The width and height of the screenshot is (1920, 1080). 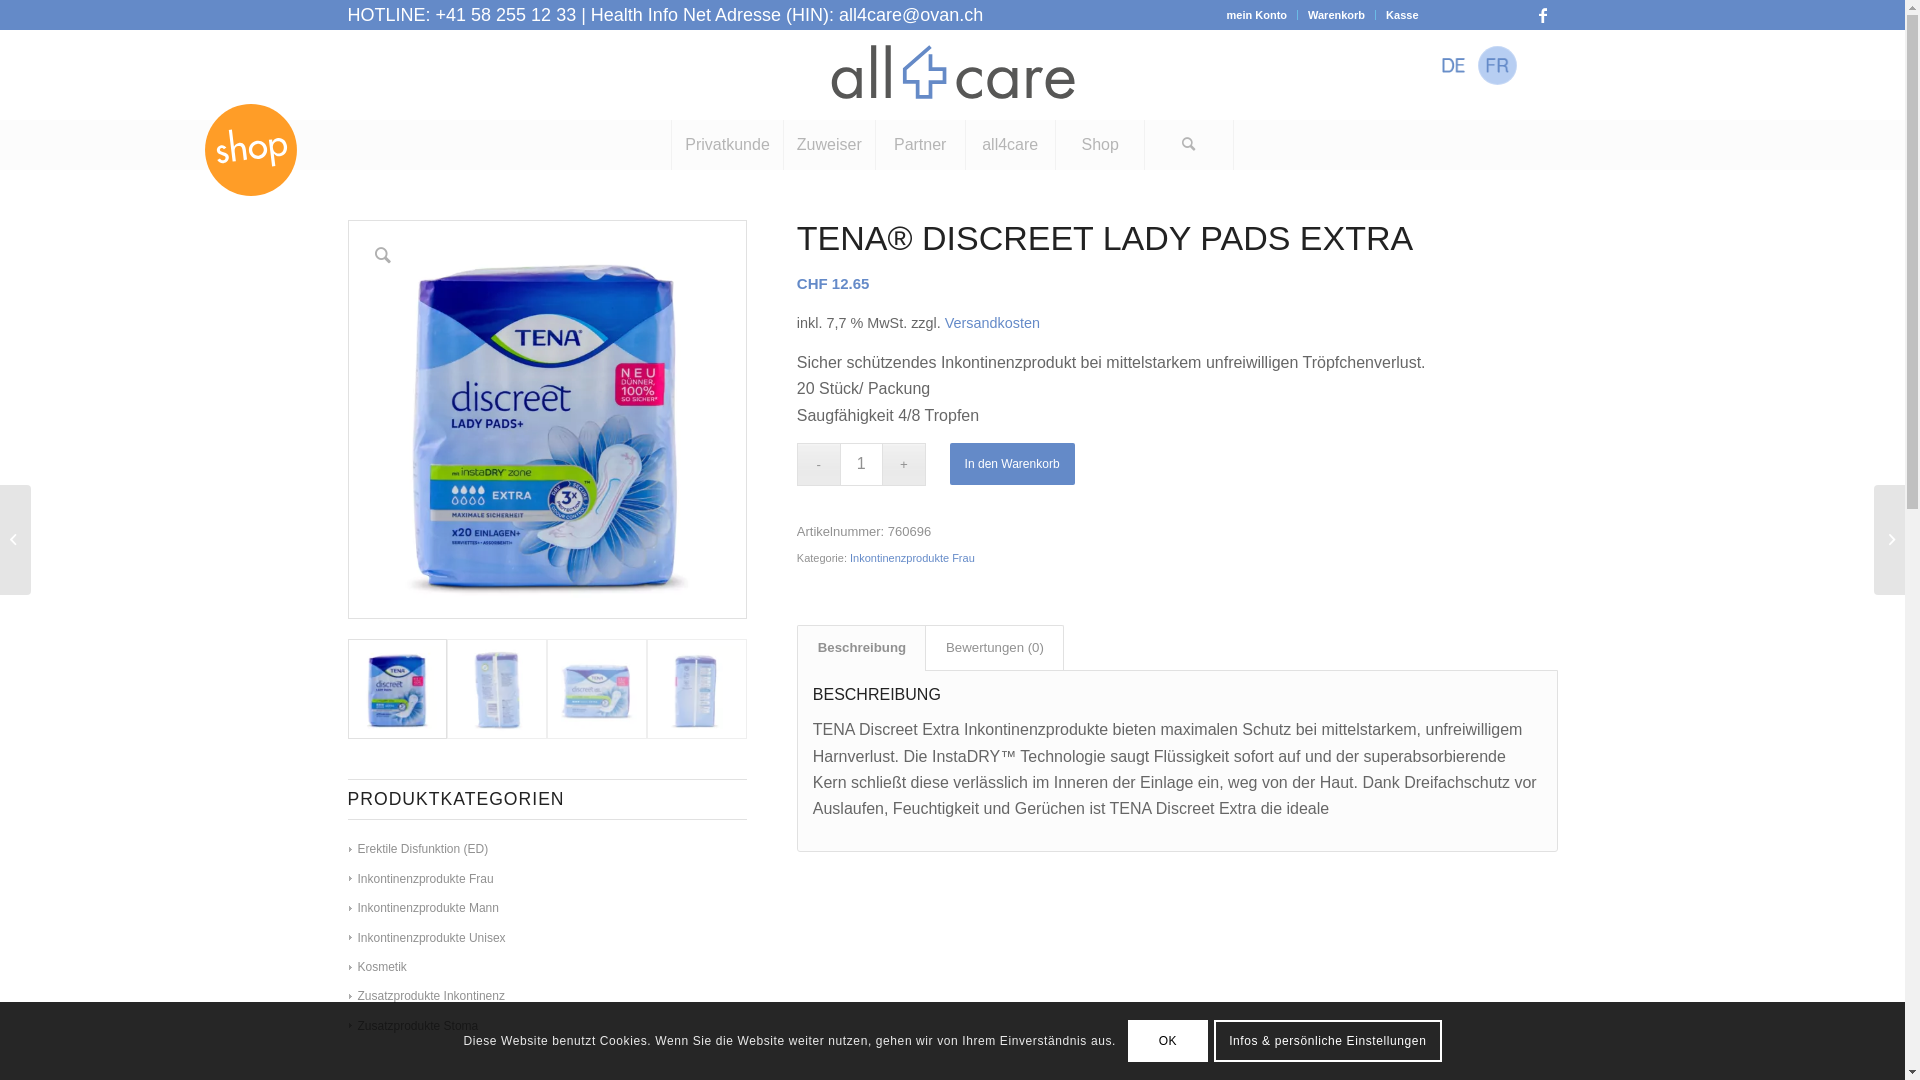 What do you see at coordinates (994, 648) in the screenshot?
I see `'Bewertungen (0)'` at bounding box center [994, 648].